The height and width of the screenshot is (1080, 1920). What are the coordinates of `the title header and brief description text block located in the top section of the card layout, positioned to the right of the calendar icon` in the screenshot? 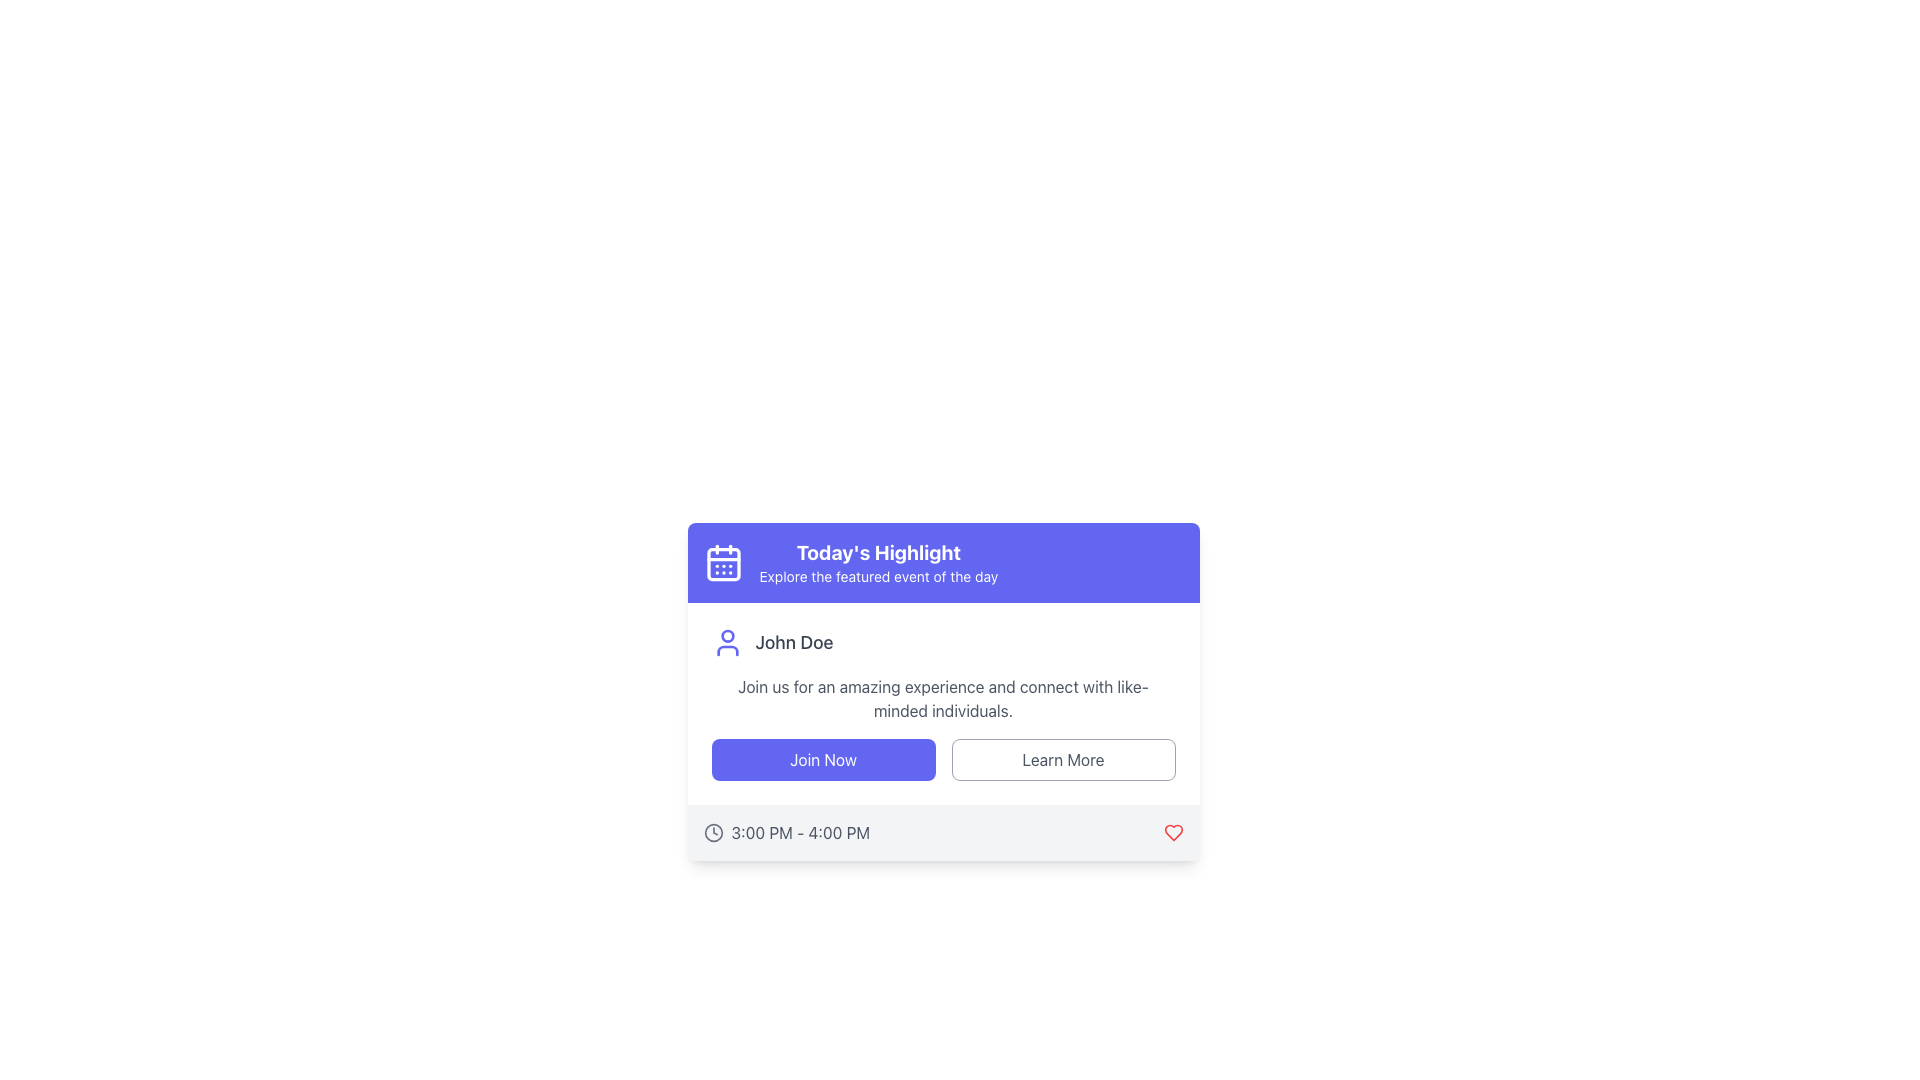 It's located at (878, 563).